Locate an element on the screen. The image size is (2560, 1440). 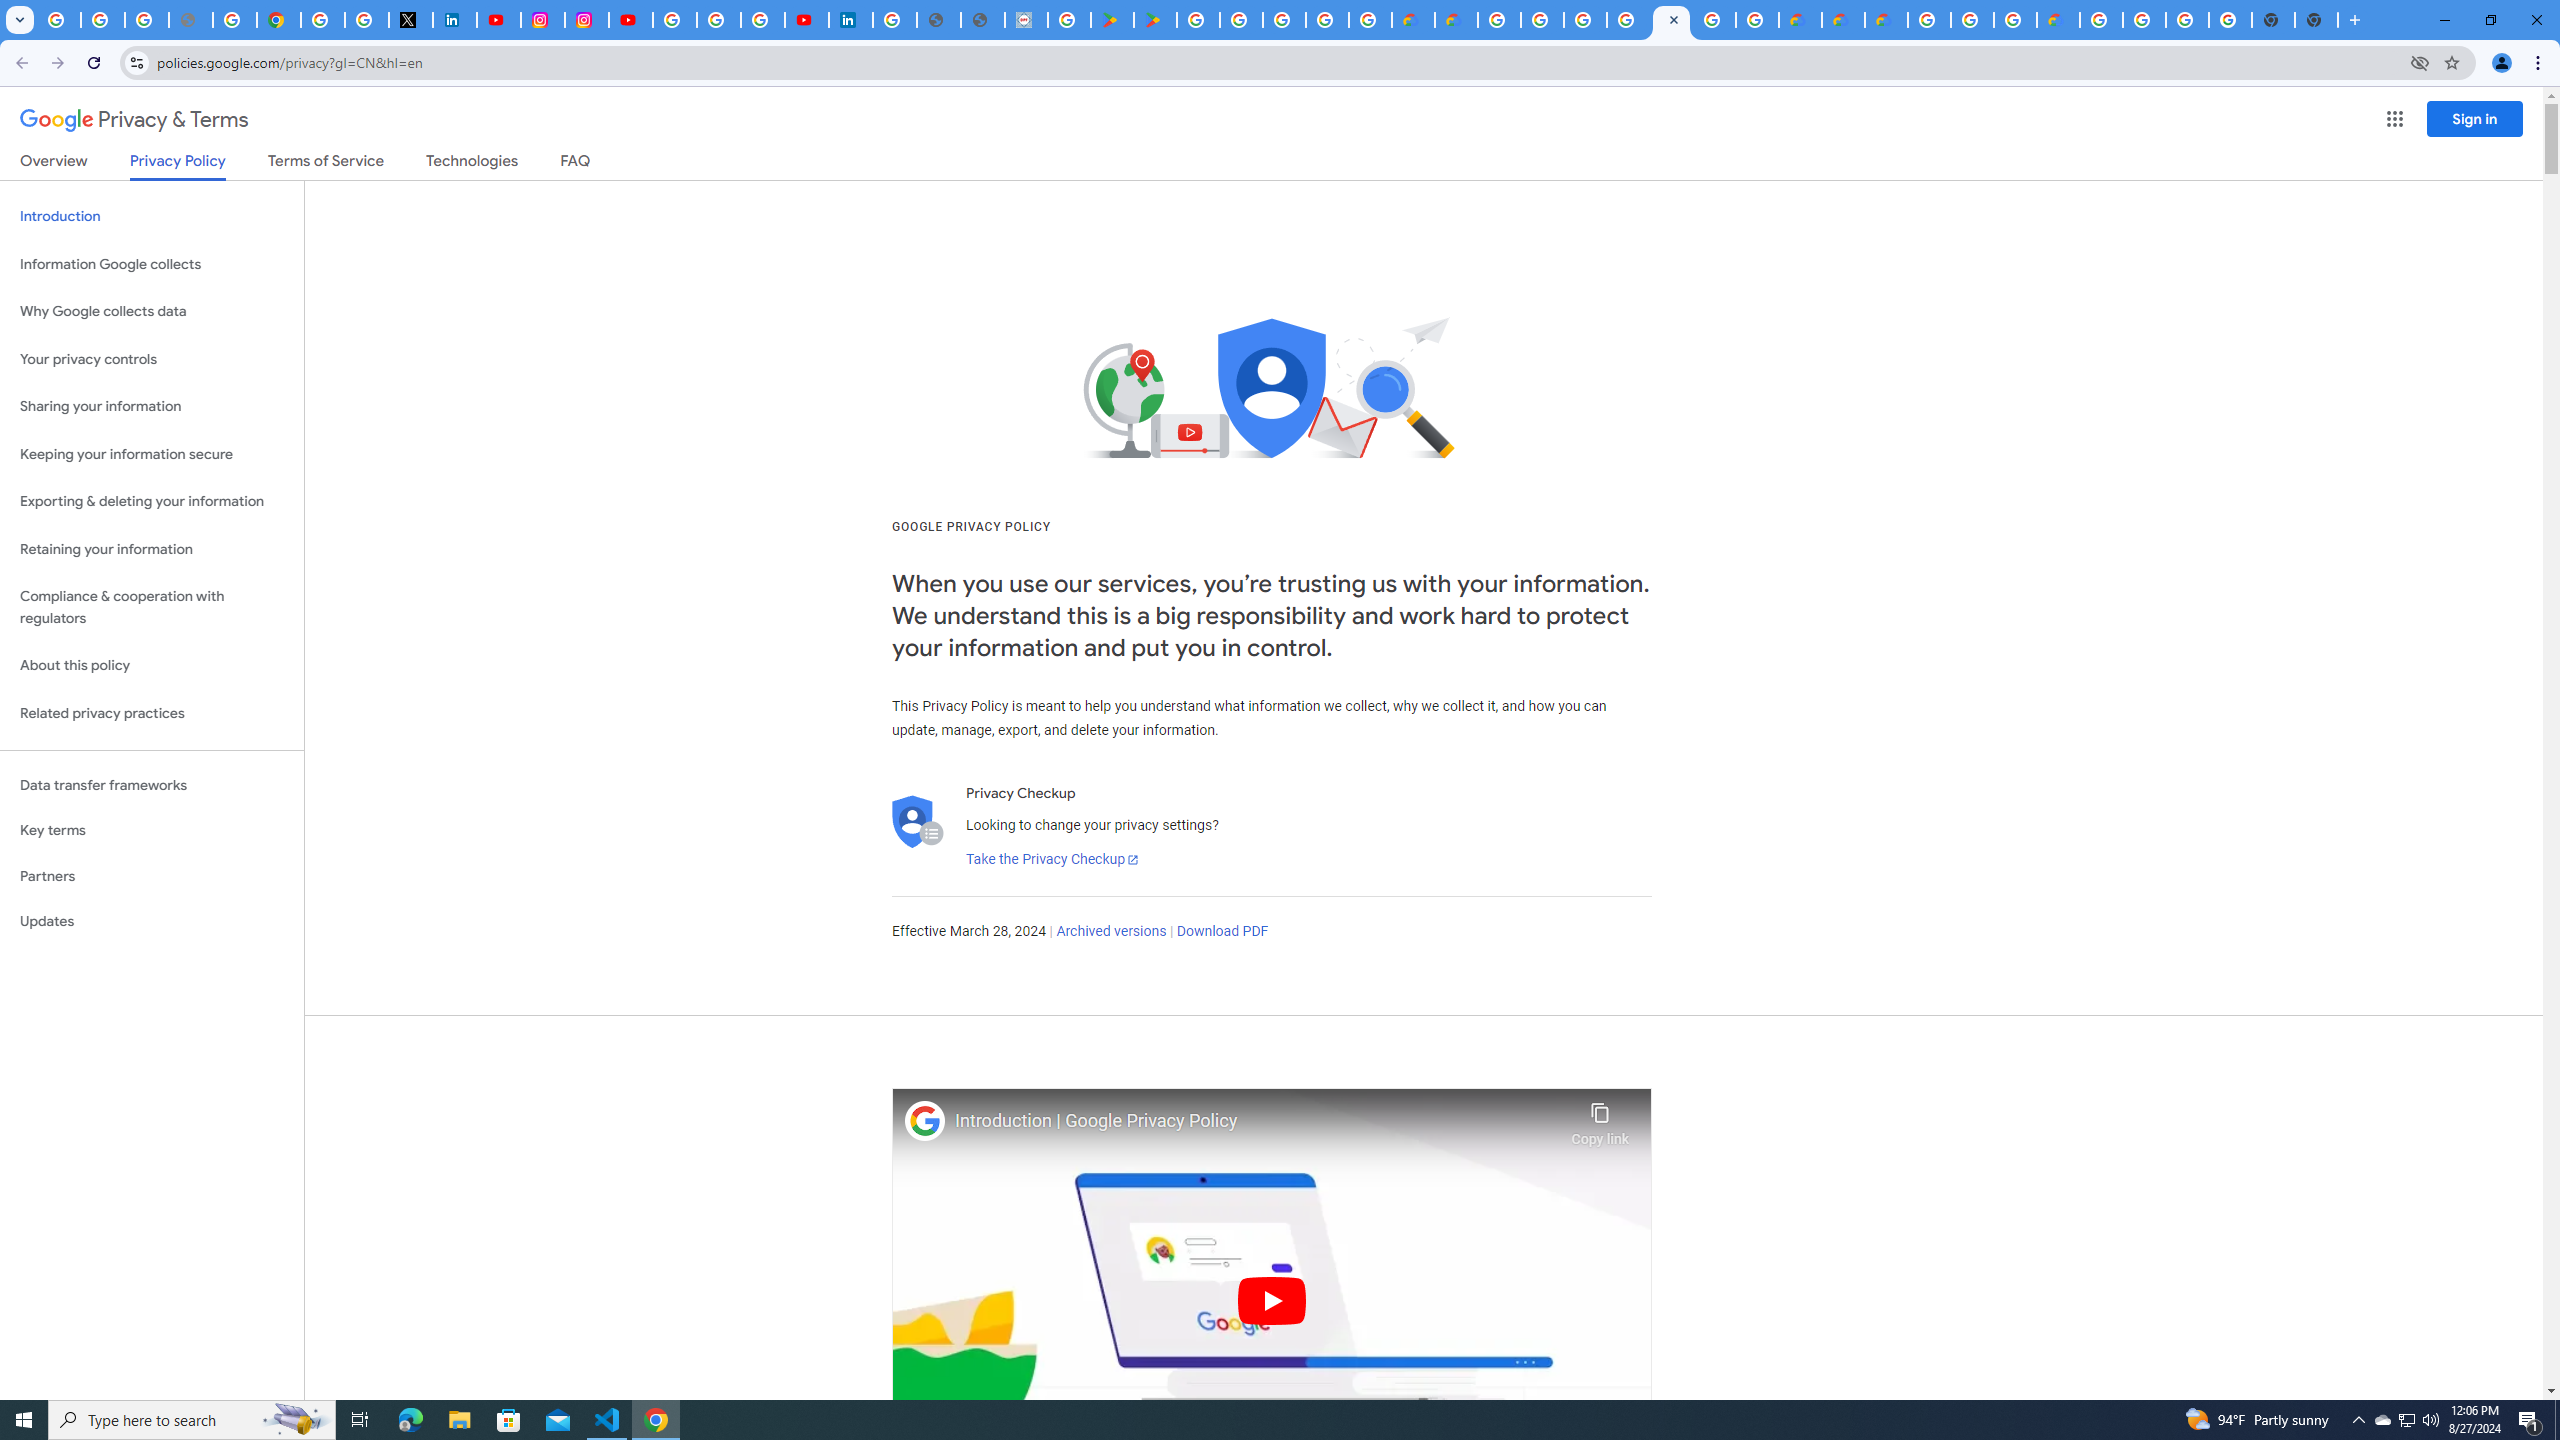
'Bookmark this tab' is located at coordinates (2450, 61).